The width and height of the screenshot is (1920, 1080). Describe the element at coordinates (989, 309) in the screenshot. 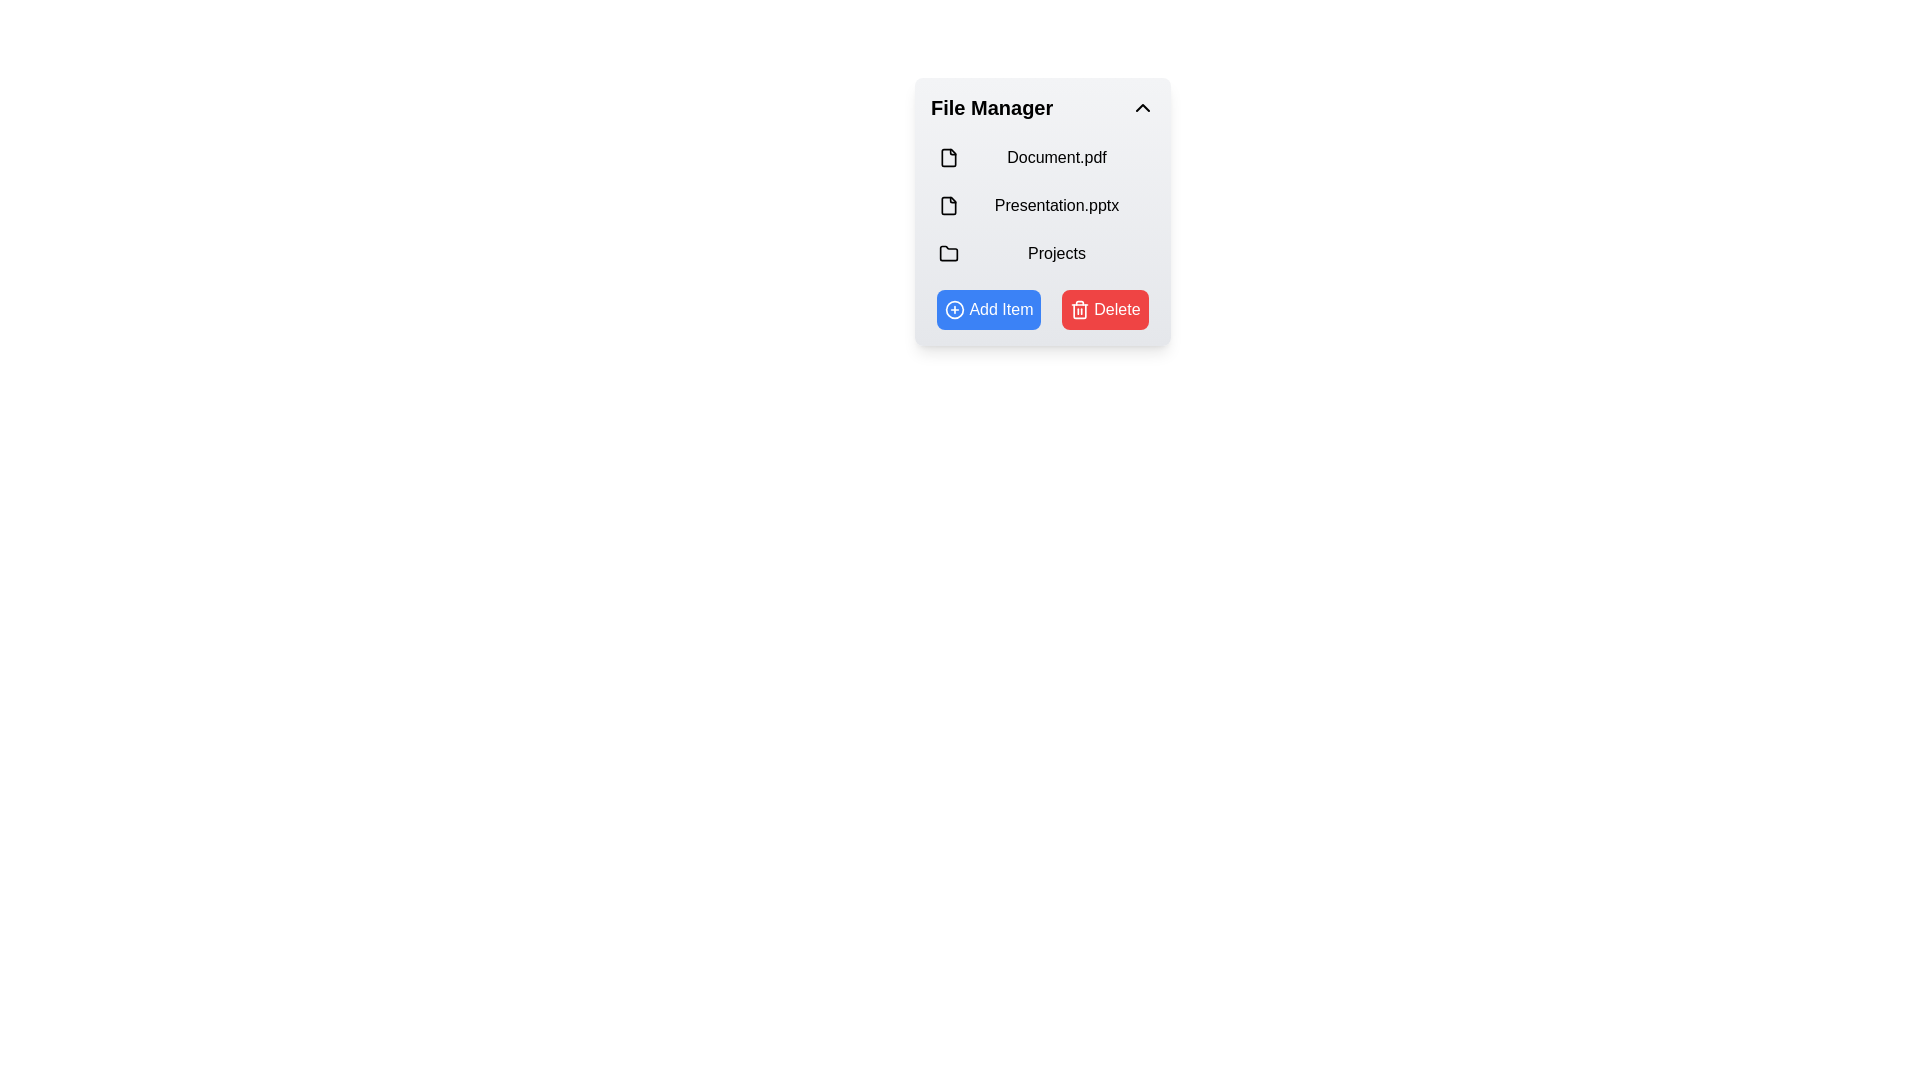

I see `the rectangular button with rounded corners that has a bright blue background and white text reading 'Add Item'` at that location.